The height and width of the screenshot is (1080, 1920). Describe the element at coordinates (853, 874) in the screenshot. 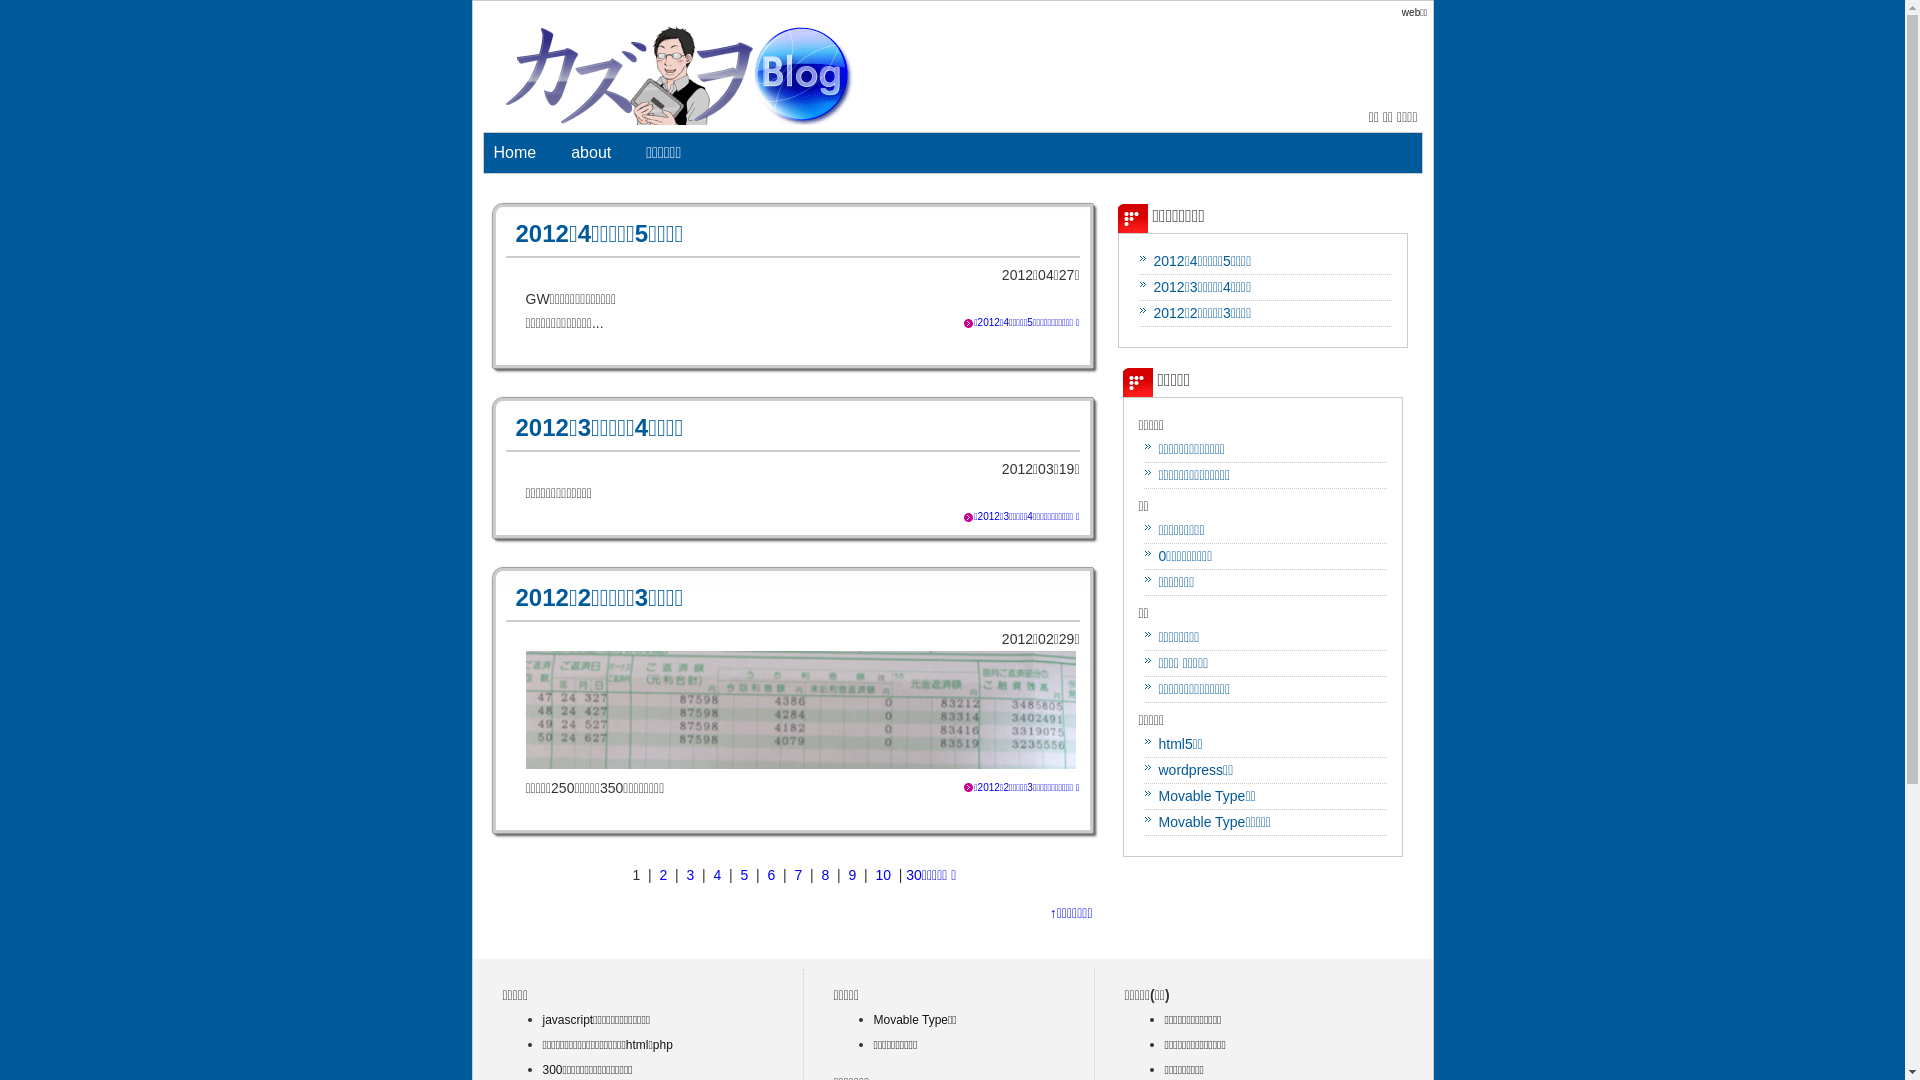

I see `' 9 '` at that location.